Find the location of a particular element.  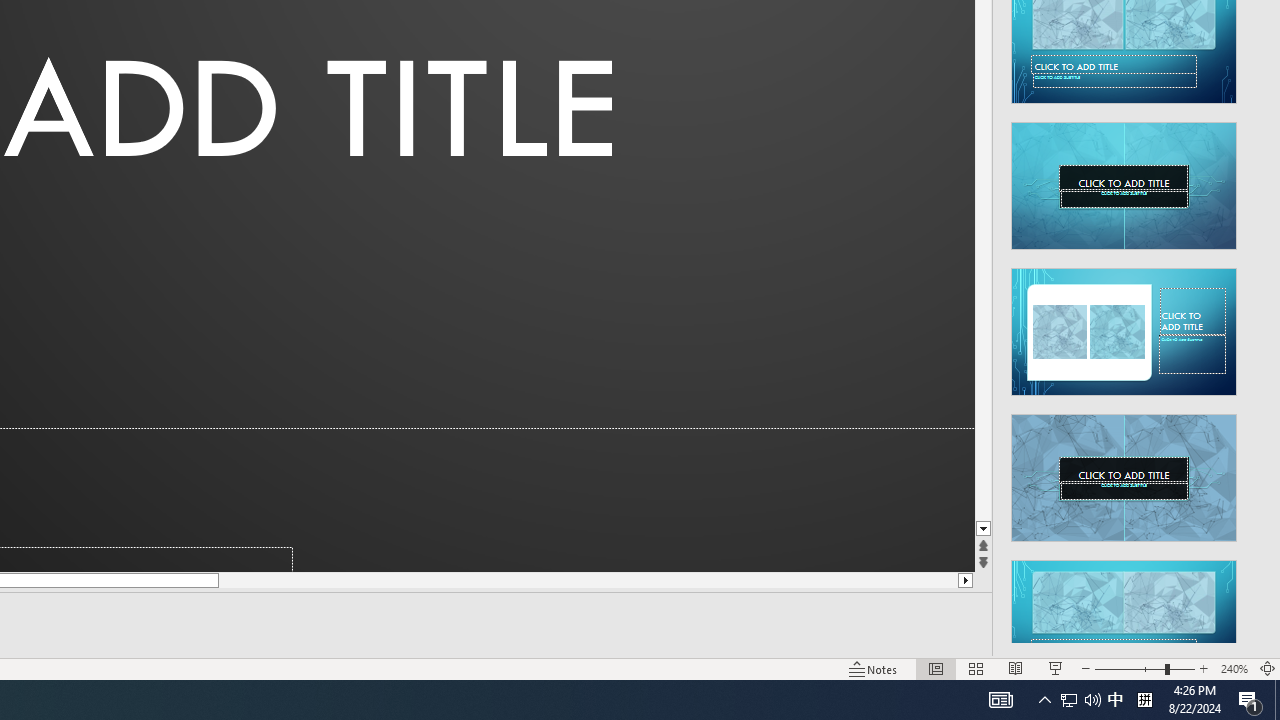

'Zoom to Fit ' is located at coordinates (1266, 669).